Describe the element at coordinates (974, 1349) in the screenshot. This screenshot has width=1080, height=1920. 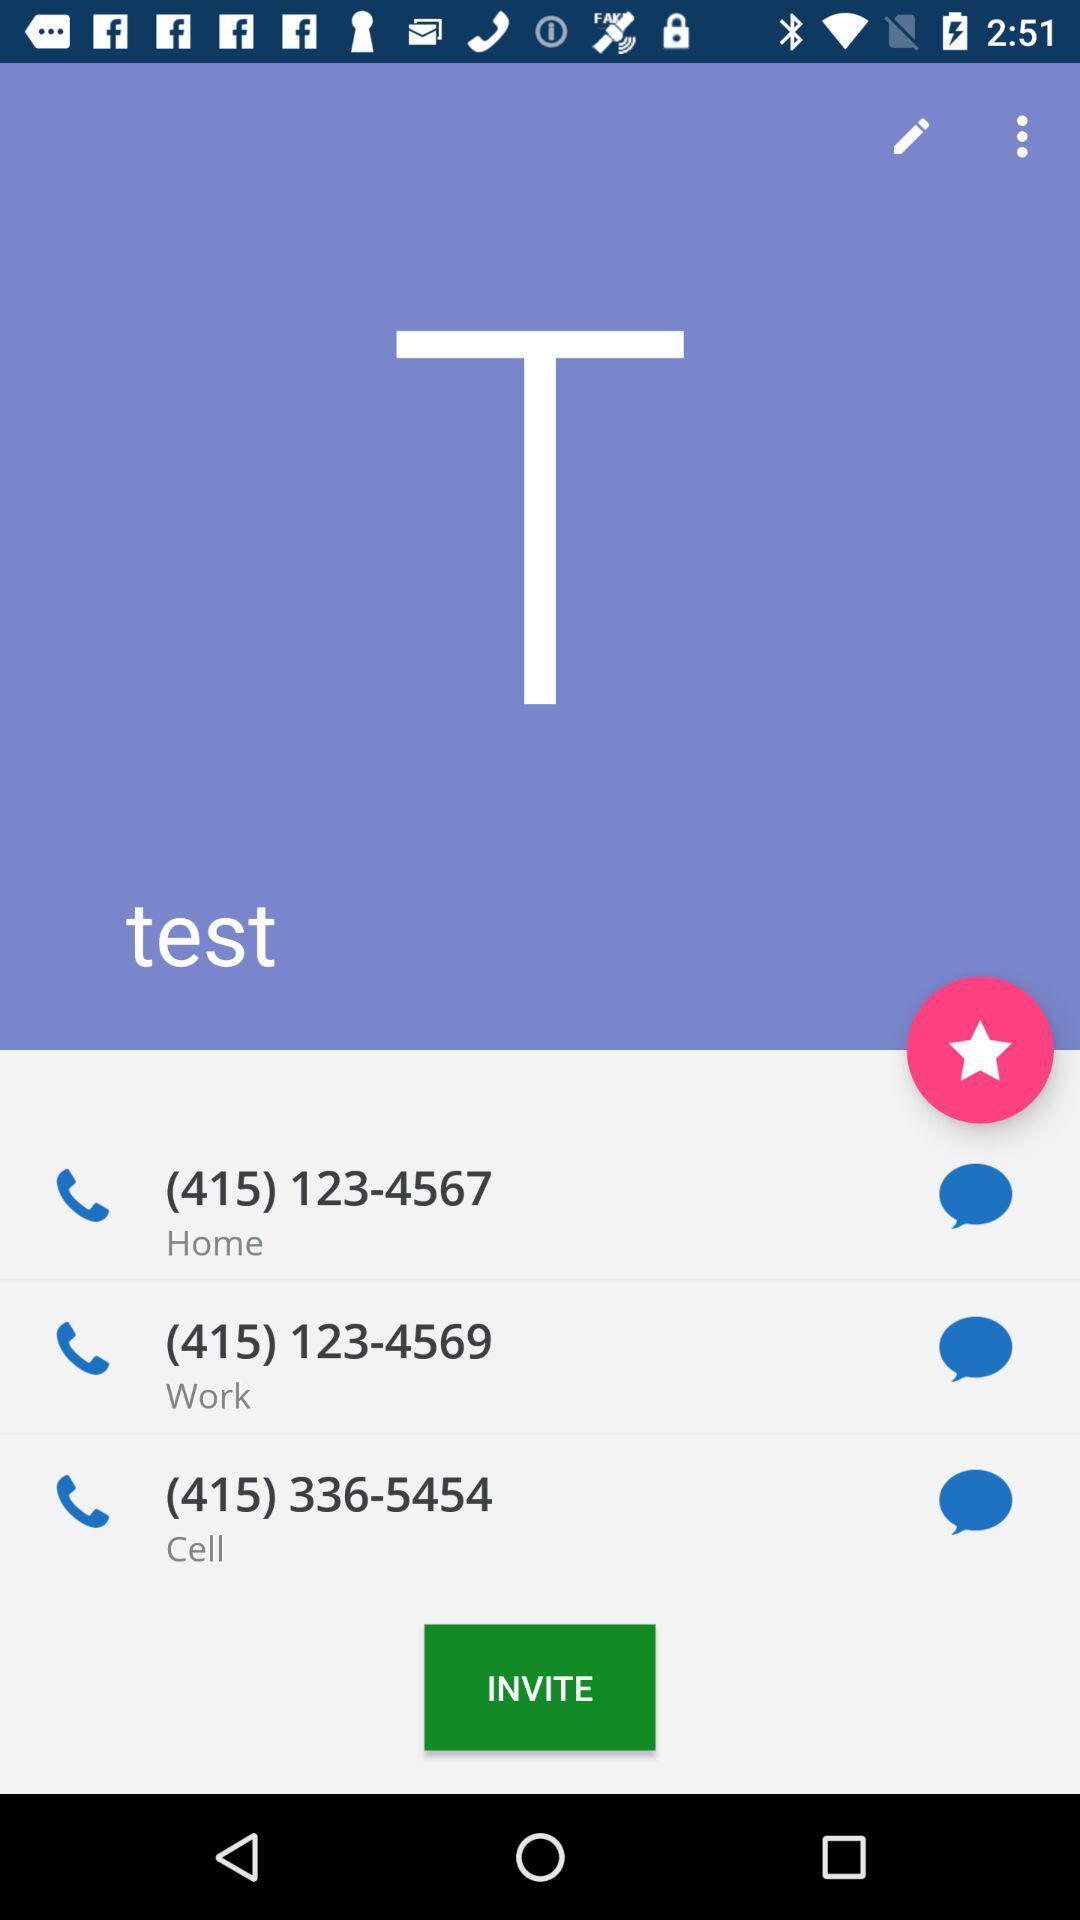
I see `message` at that location.